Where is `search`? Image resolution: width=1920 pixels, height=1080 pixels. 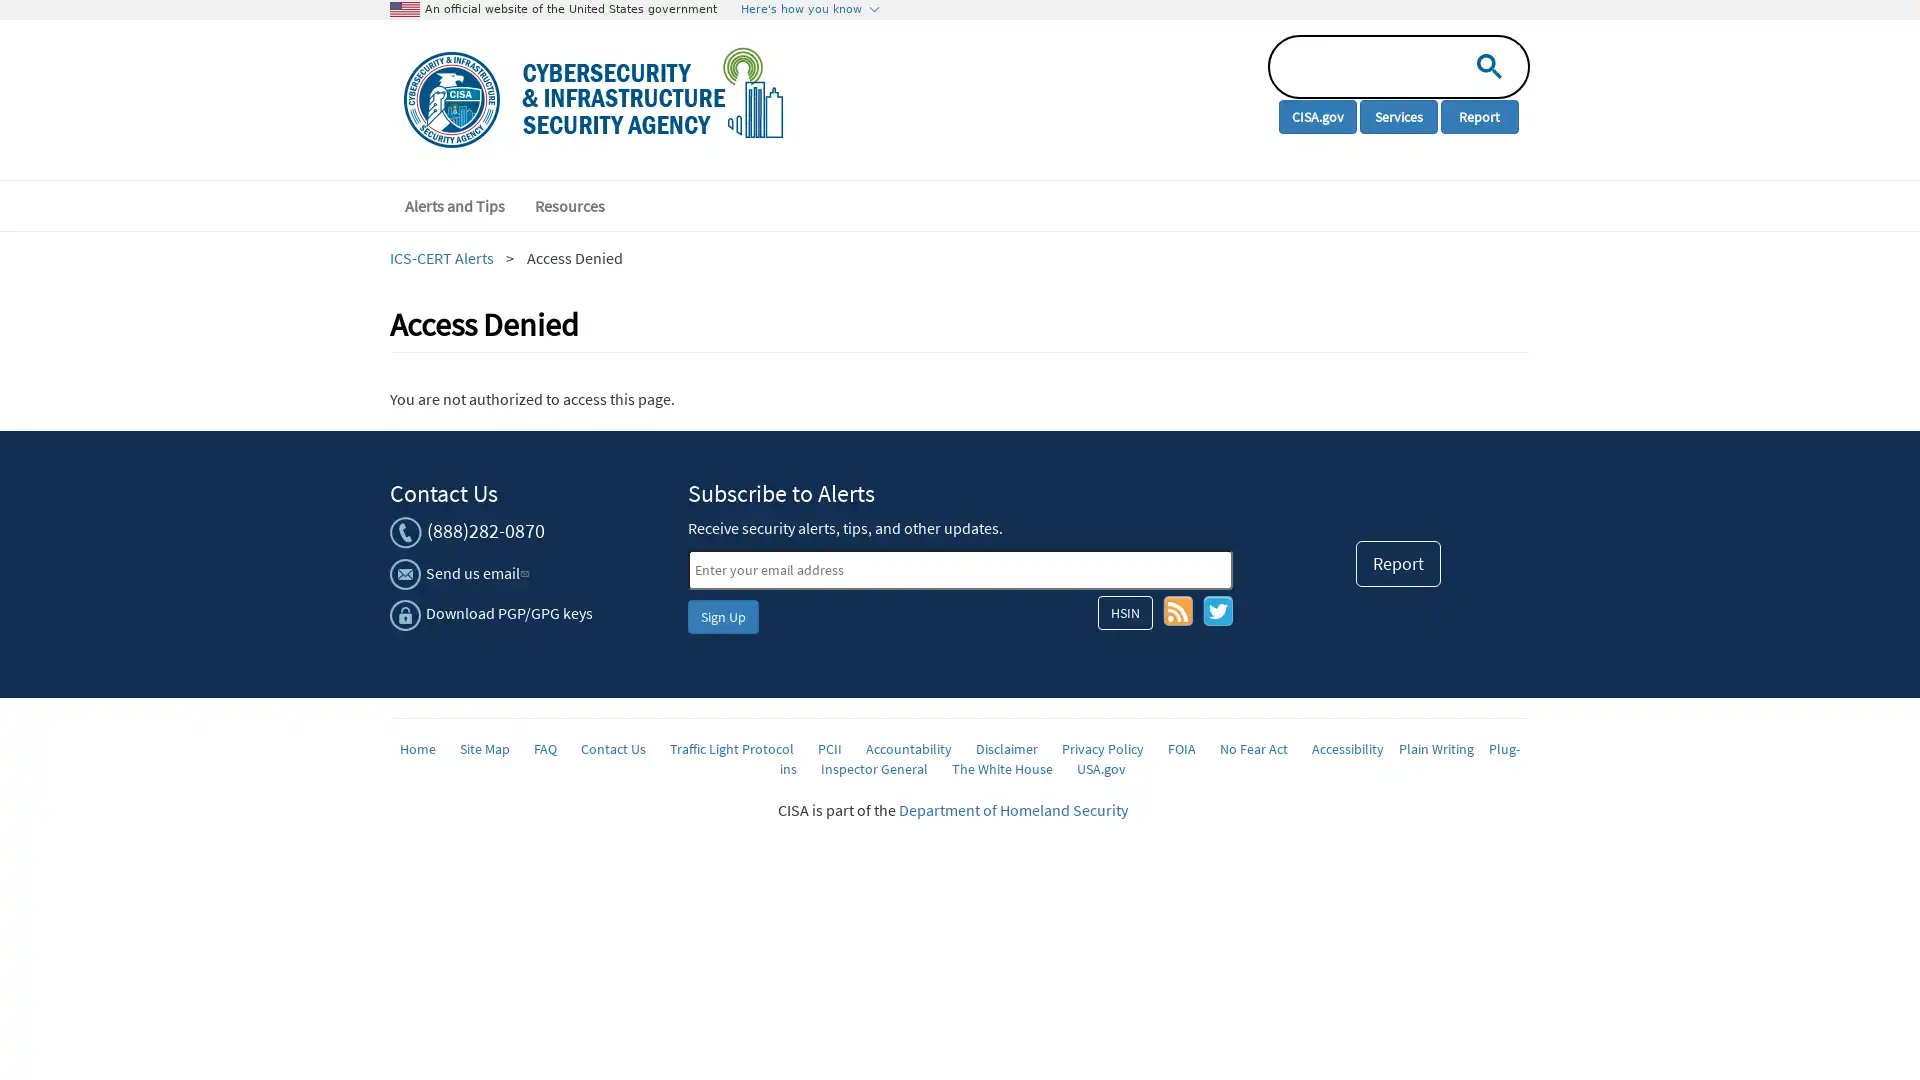
search is located at coordinates (1484, 64).